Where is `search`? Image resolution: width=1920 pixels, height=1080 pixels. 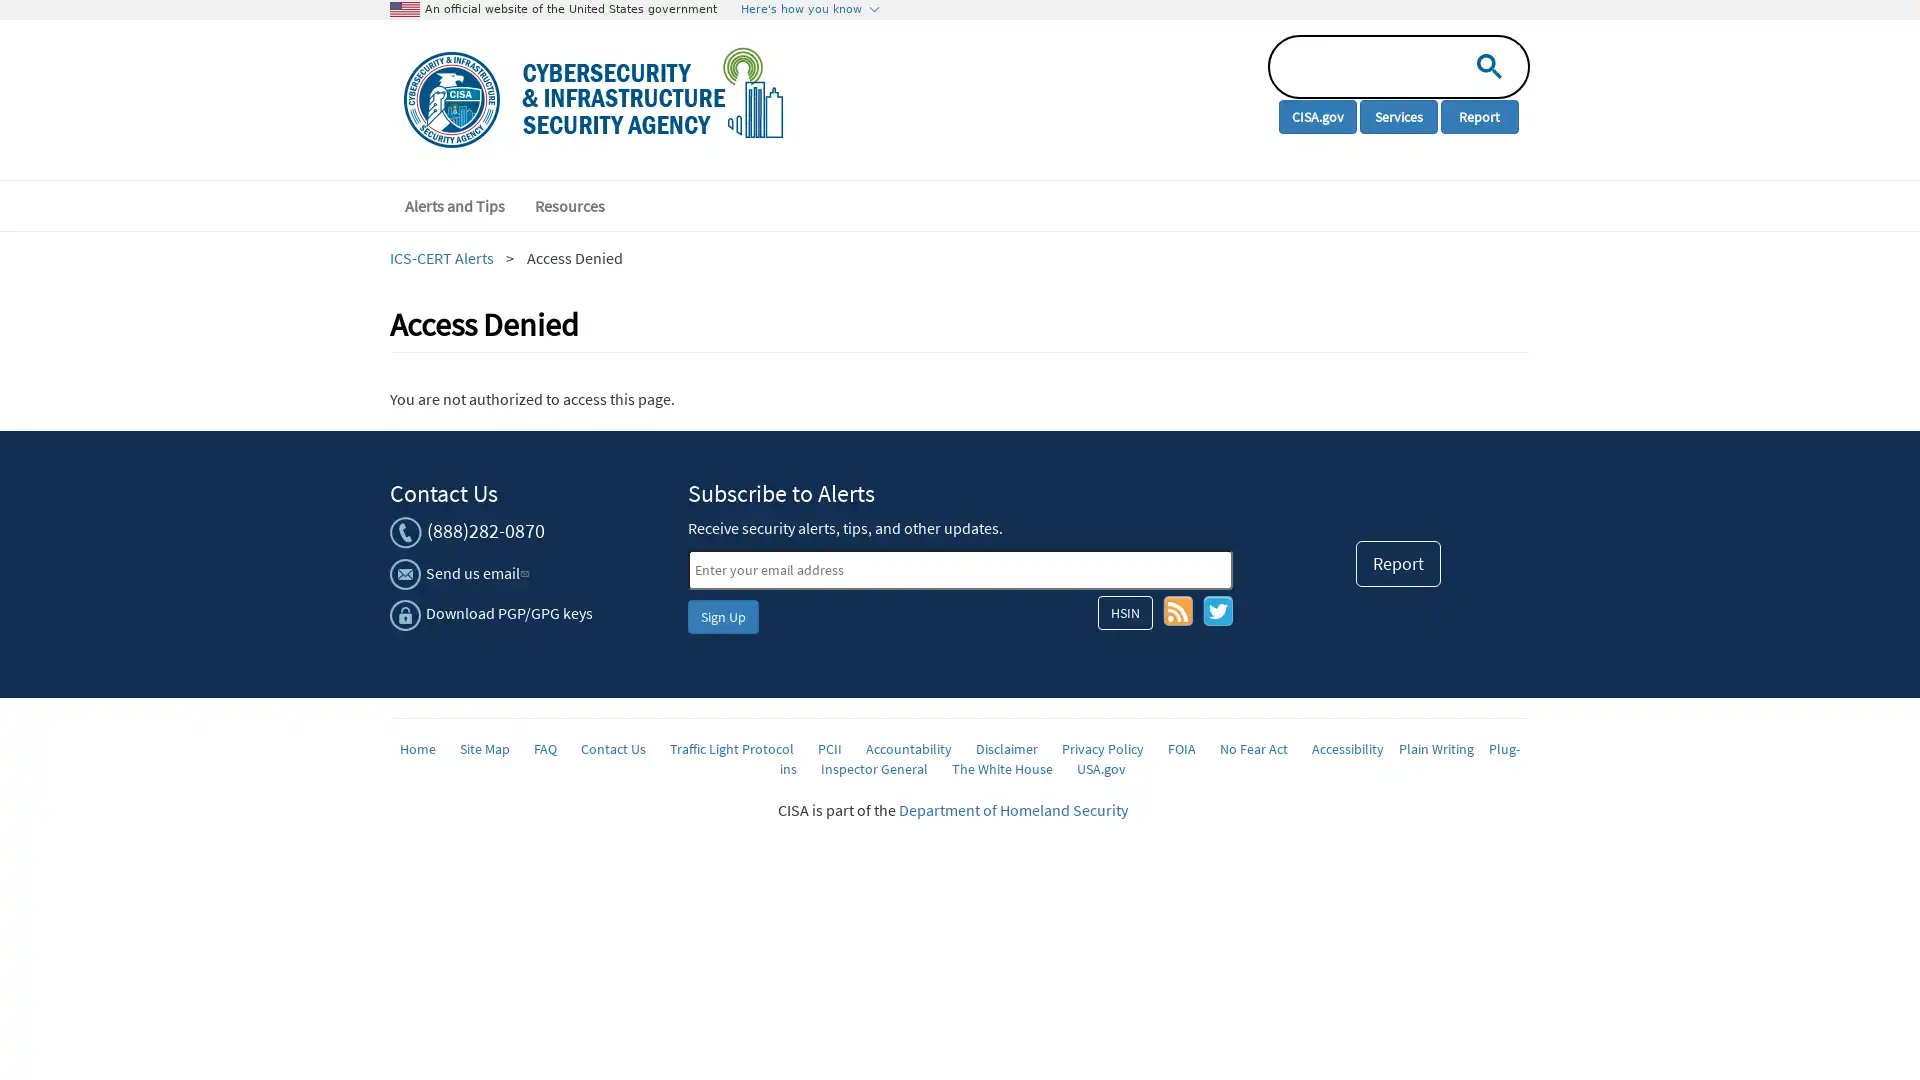
search is located at coordinates (1484, 64).